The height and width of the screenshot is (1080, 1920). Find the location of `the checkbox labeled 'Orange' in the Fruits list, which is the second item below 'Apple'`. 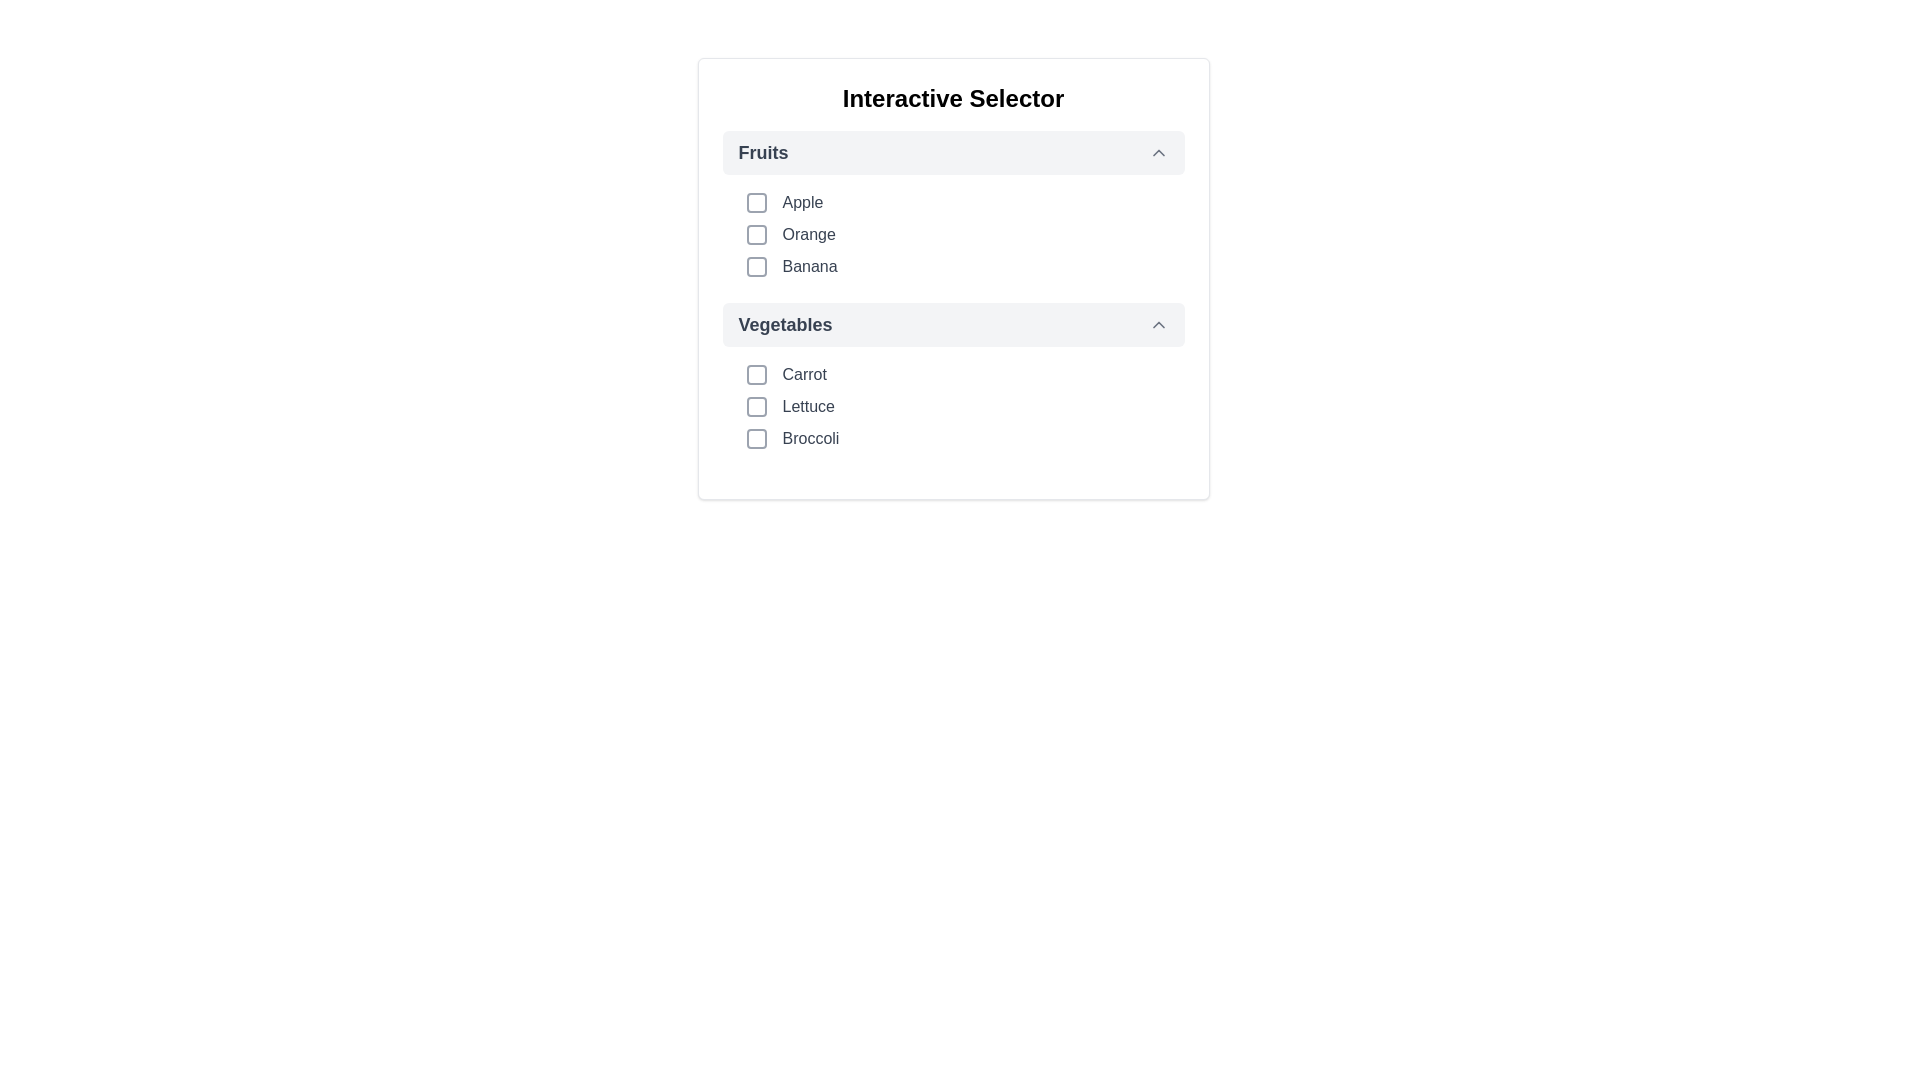

the checkbox labeled 'Orange' in the Fruits list, which is the second item below 'Apple' is located at coordinates (965, 234).